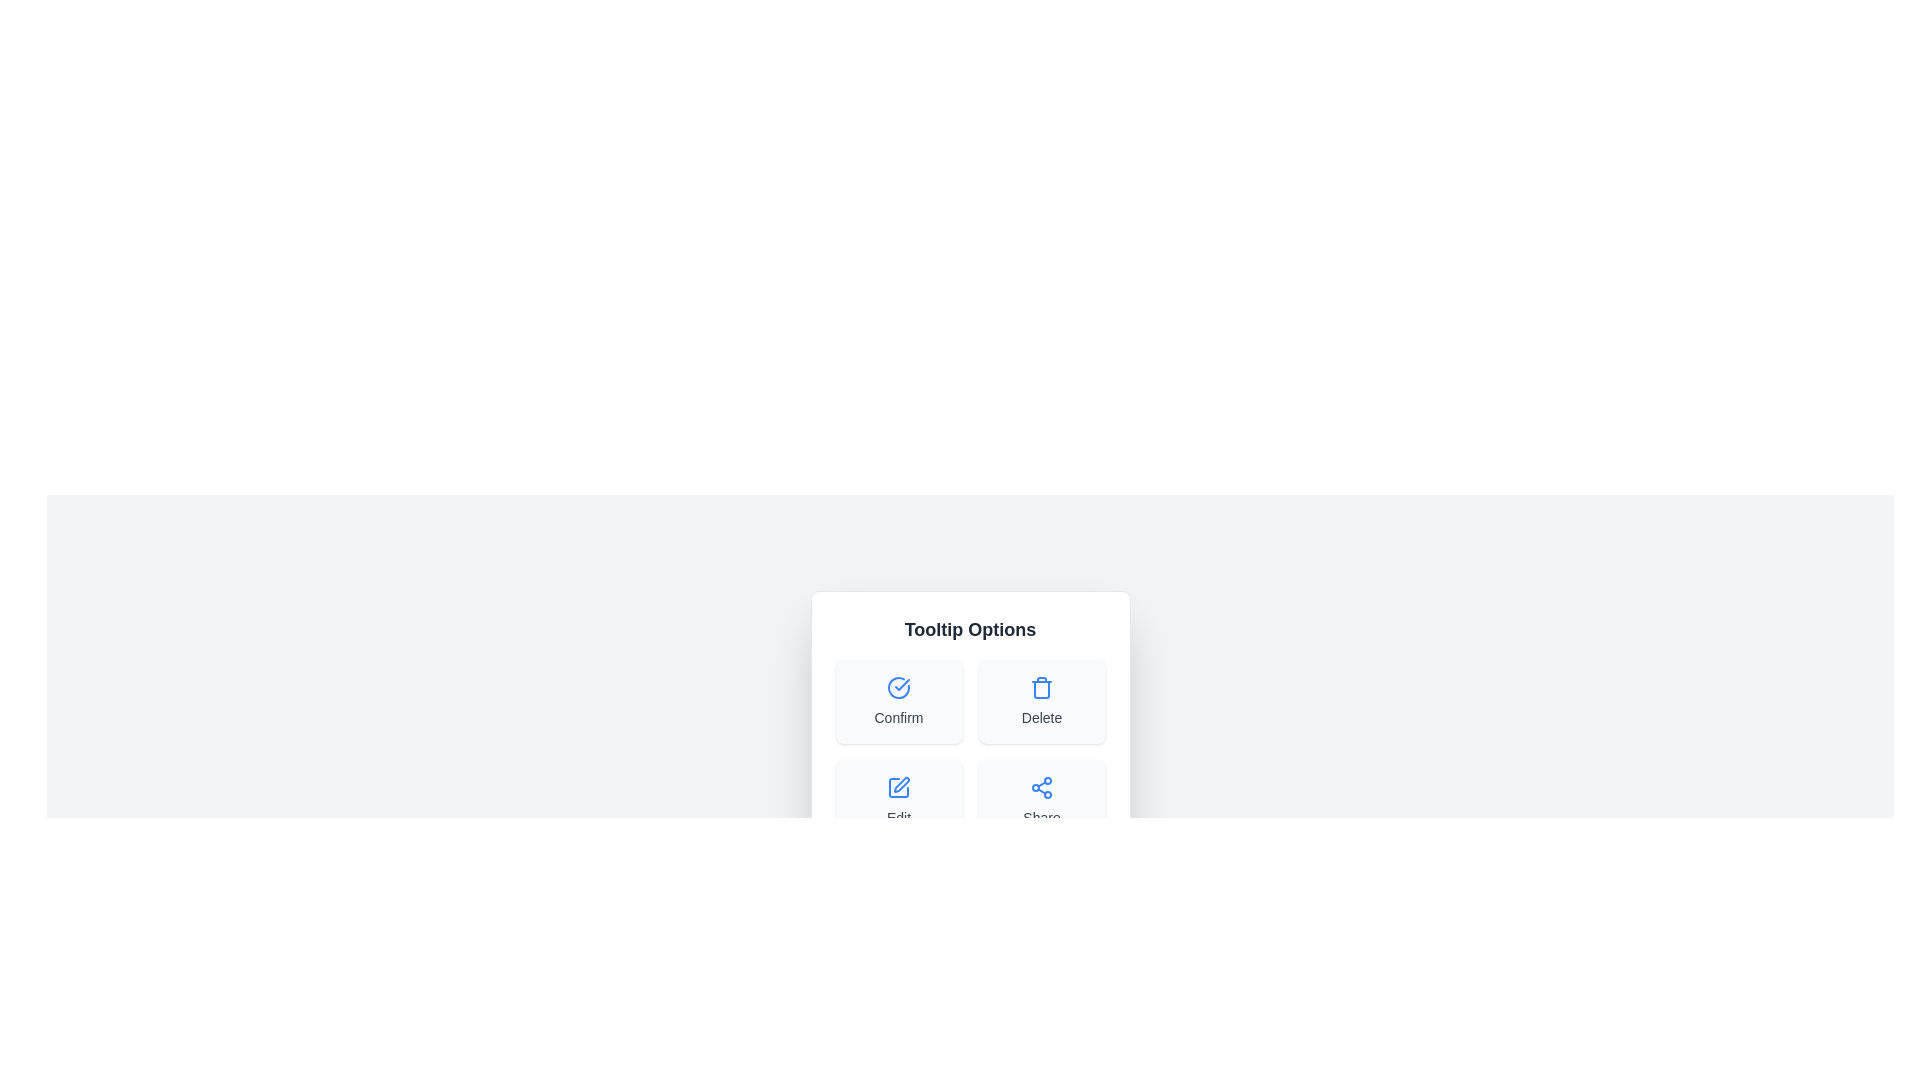 Image resolution: width=1920 pixels, height=1080 pixels. Describe the element at coordinates (897, 686) in the screenshot. I see `the circular icon with a blue outline and a check mark in the center, located within the 'Confirm' button group` at that location.